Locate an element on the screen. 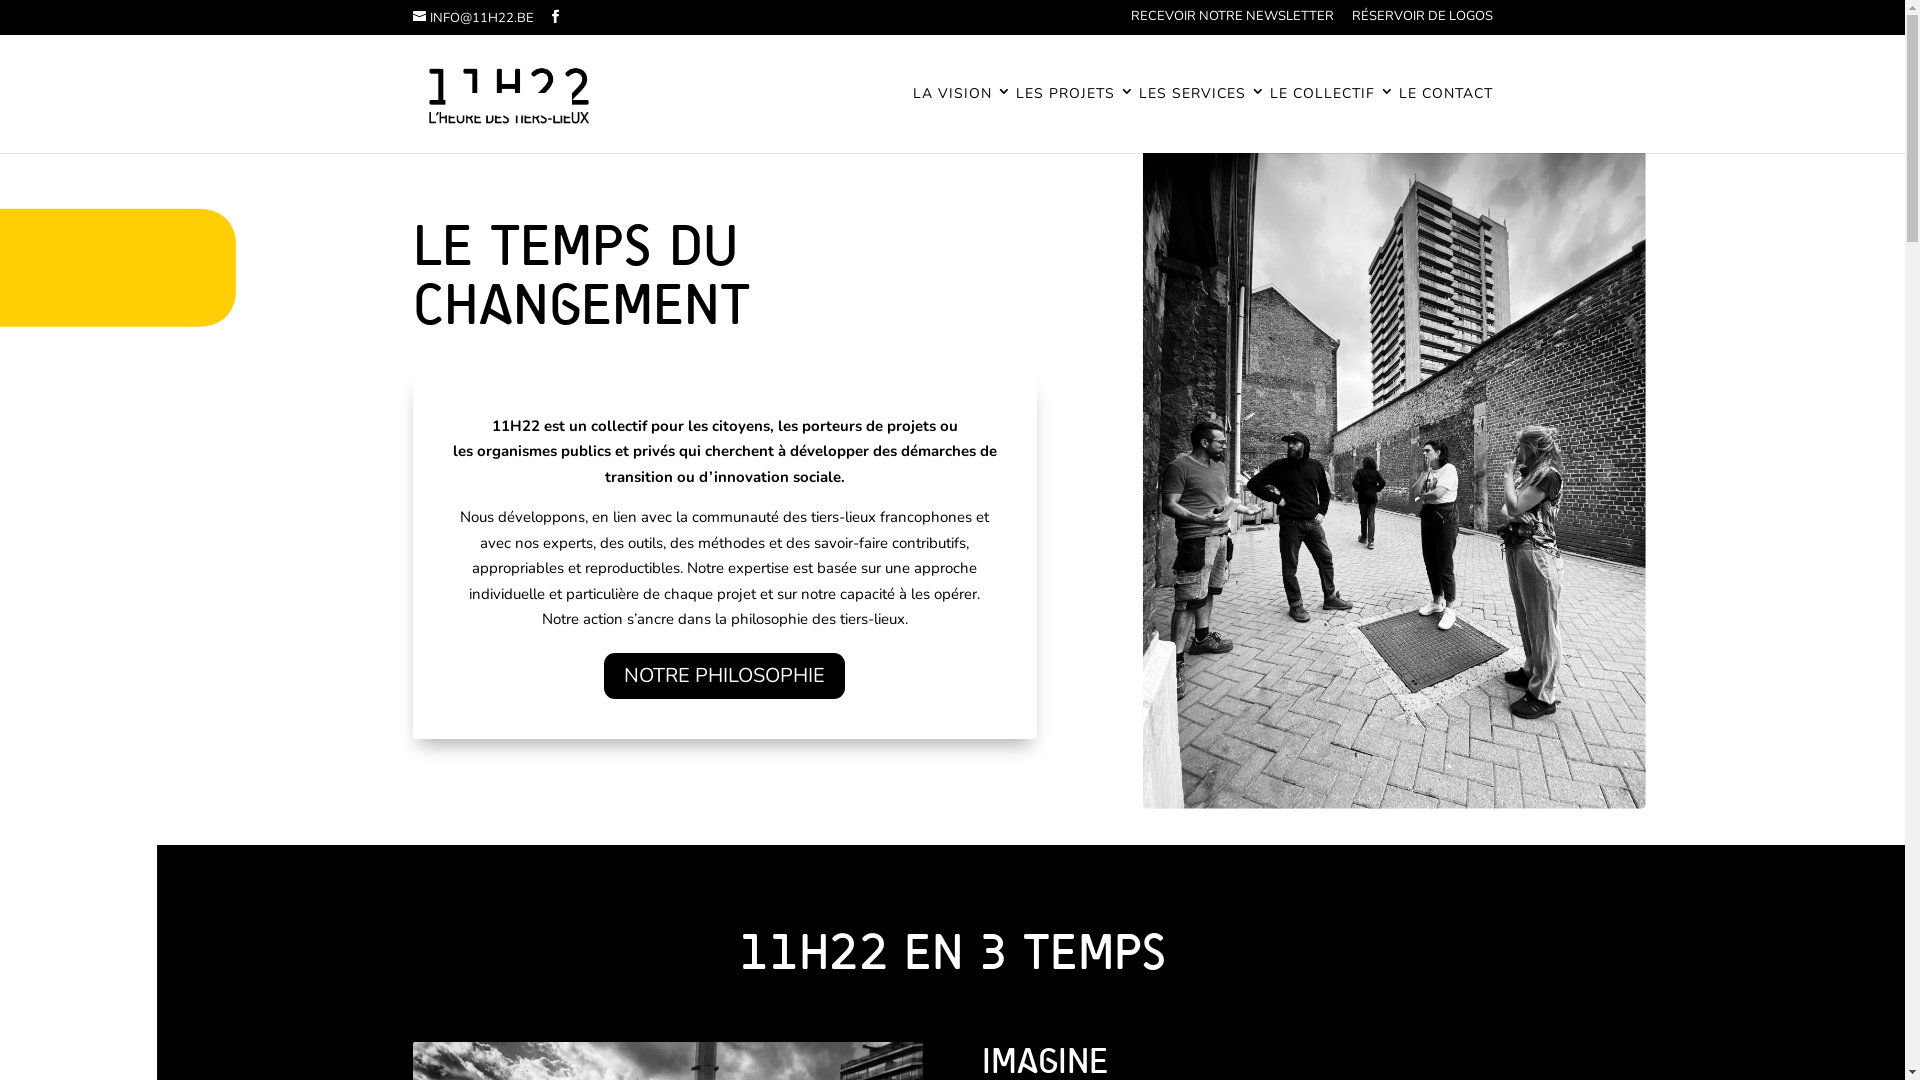  'LES SERVICES' is located at coordinates (1137, 119).